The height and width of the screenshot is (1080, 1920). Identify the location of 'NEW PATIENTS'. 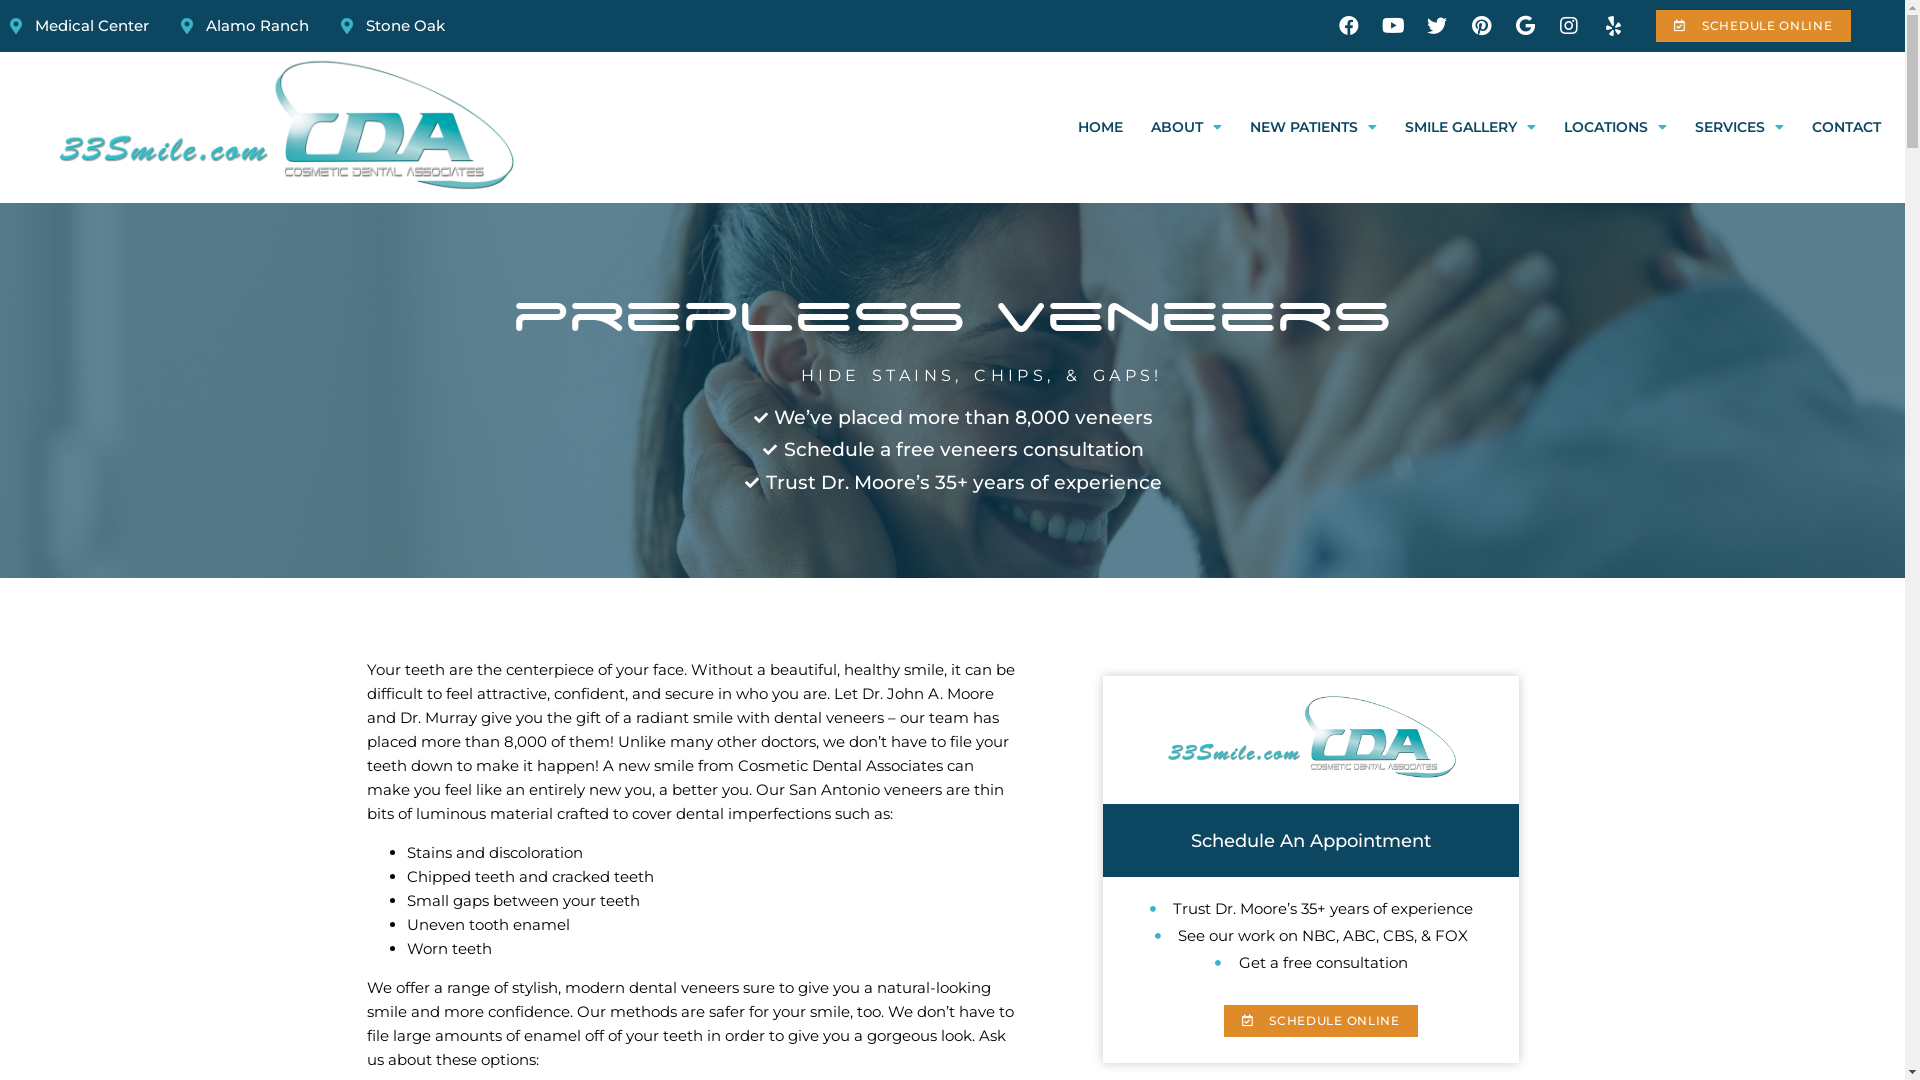
(1313, 127).